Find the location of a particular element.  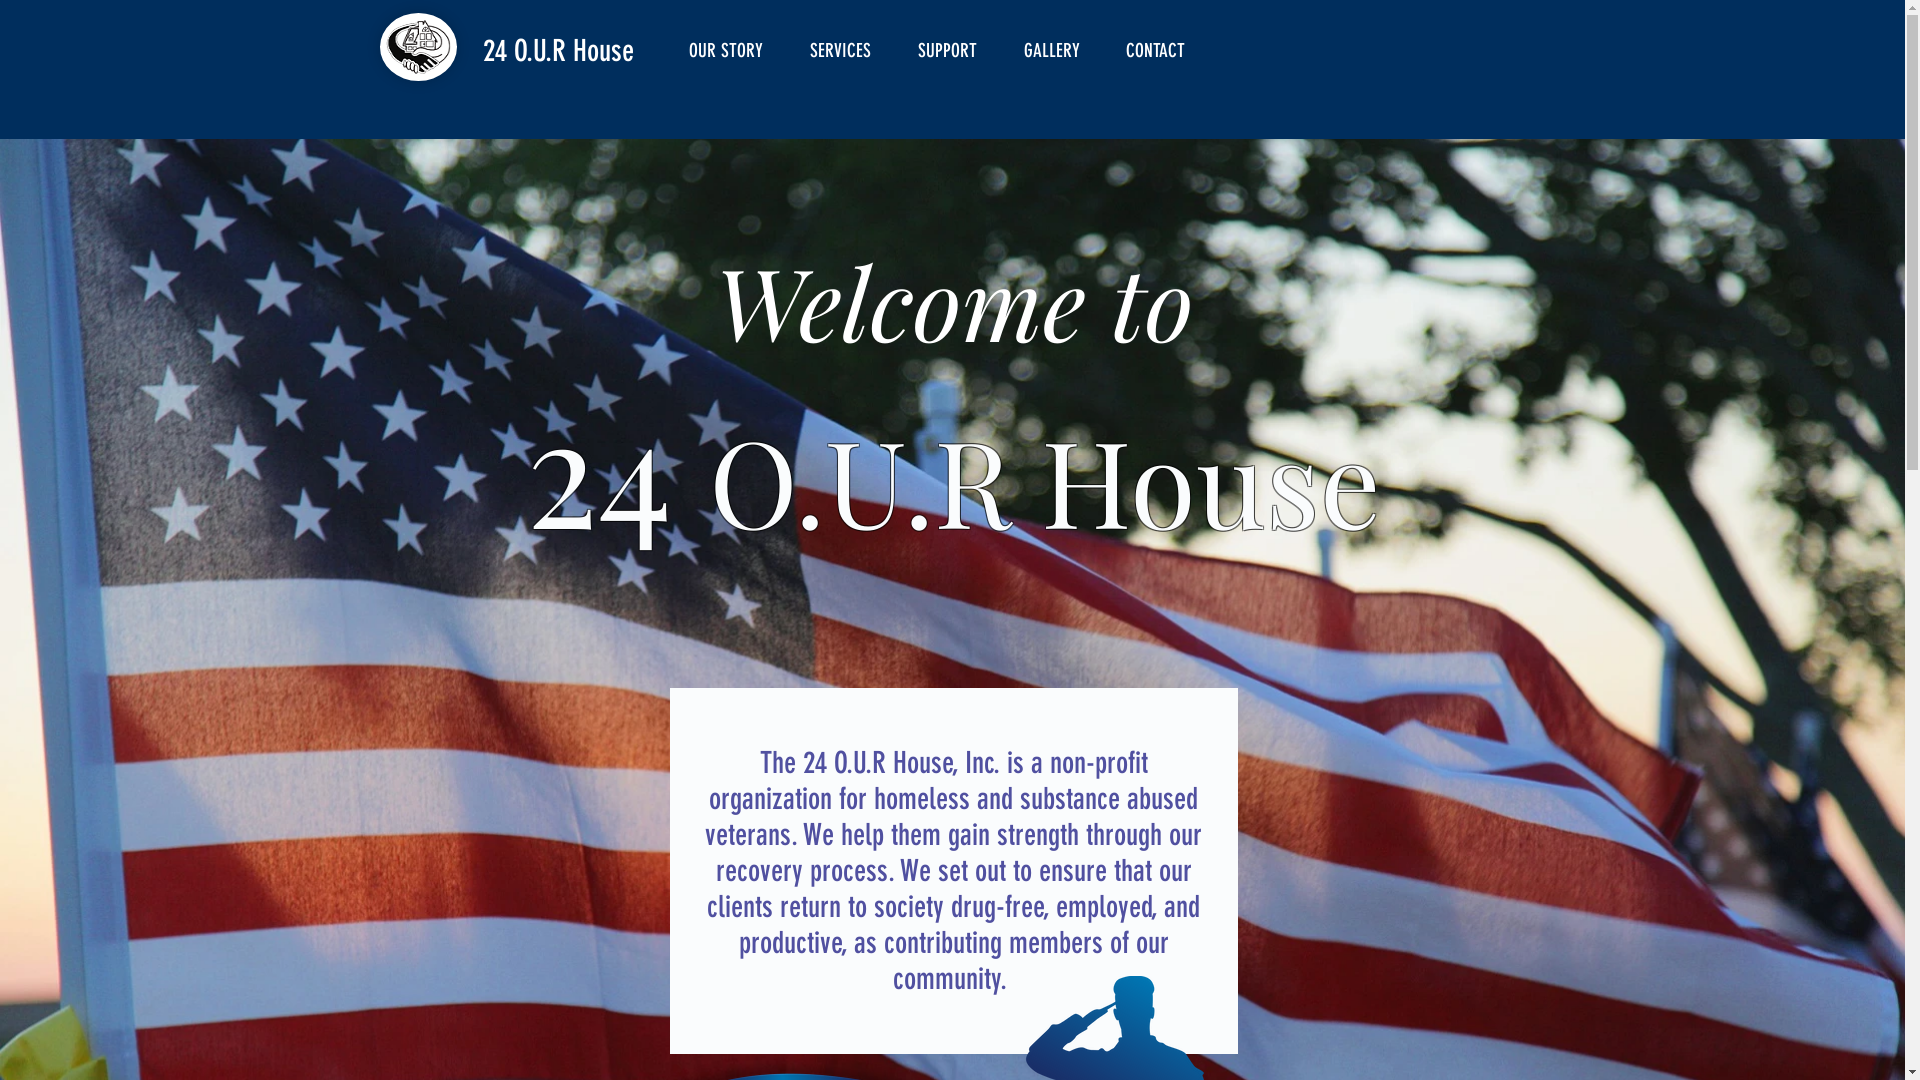

'CONTACT' is located at coordinates (1162, 49).